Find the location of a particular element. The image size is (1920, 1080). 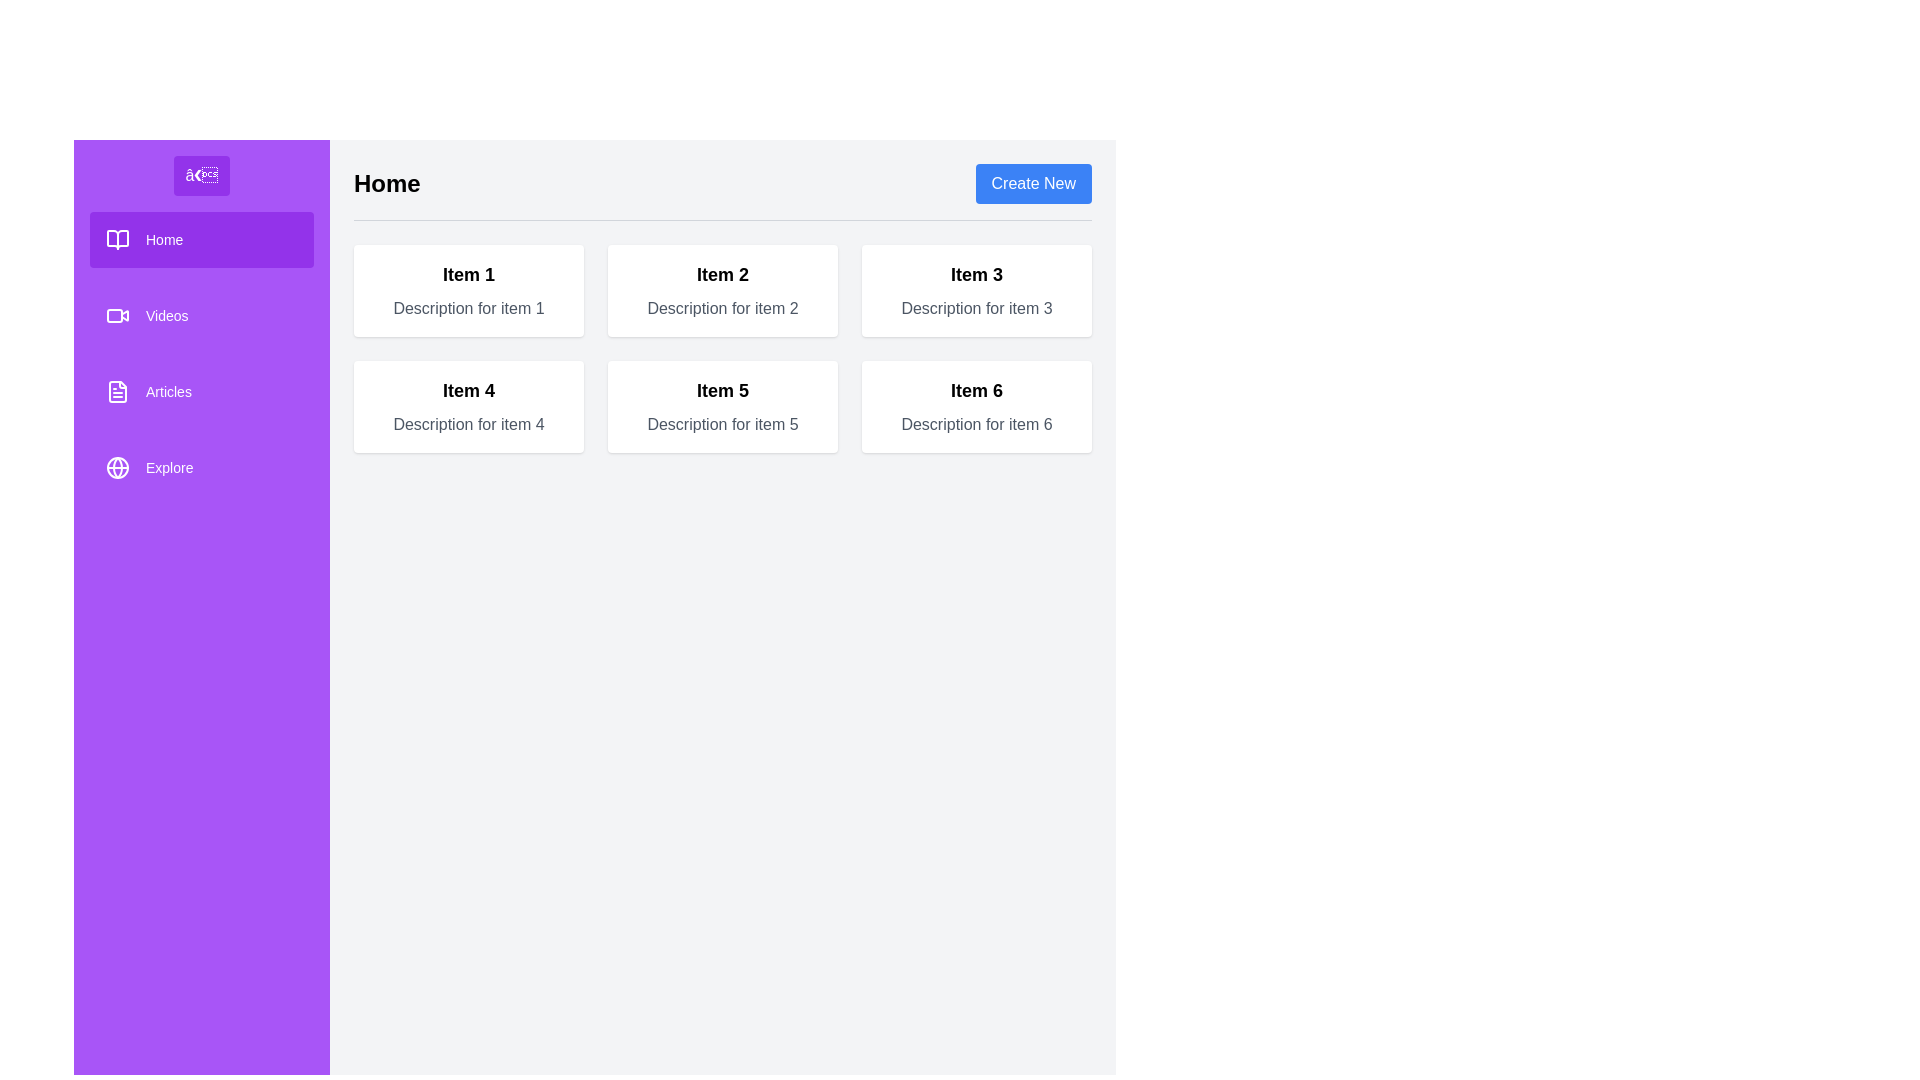

the text label displaying 'Description for item 4', which is located beneath the title 'Item 4' in the second card of the second row is located at coordinates (468, 423).